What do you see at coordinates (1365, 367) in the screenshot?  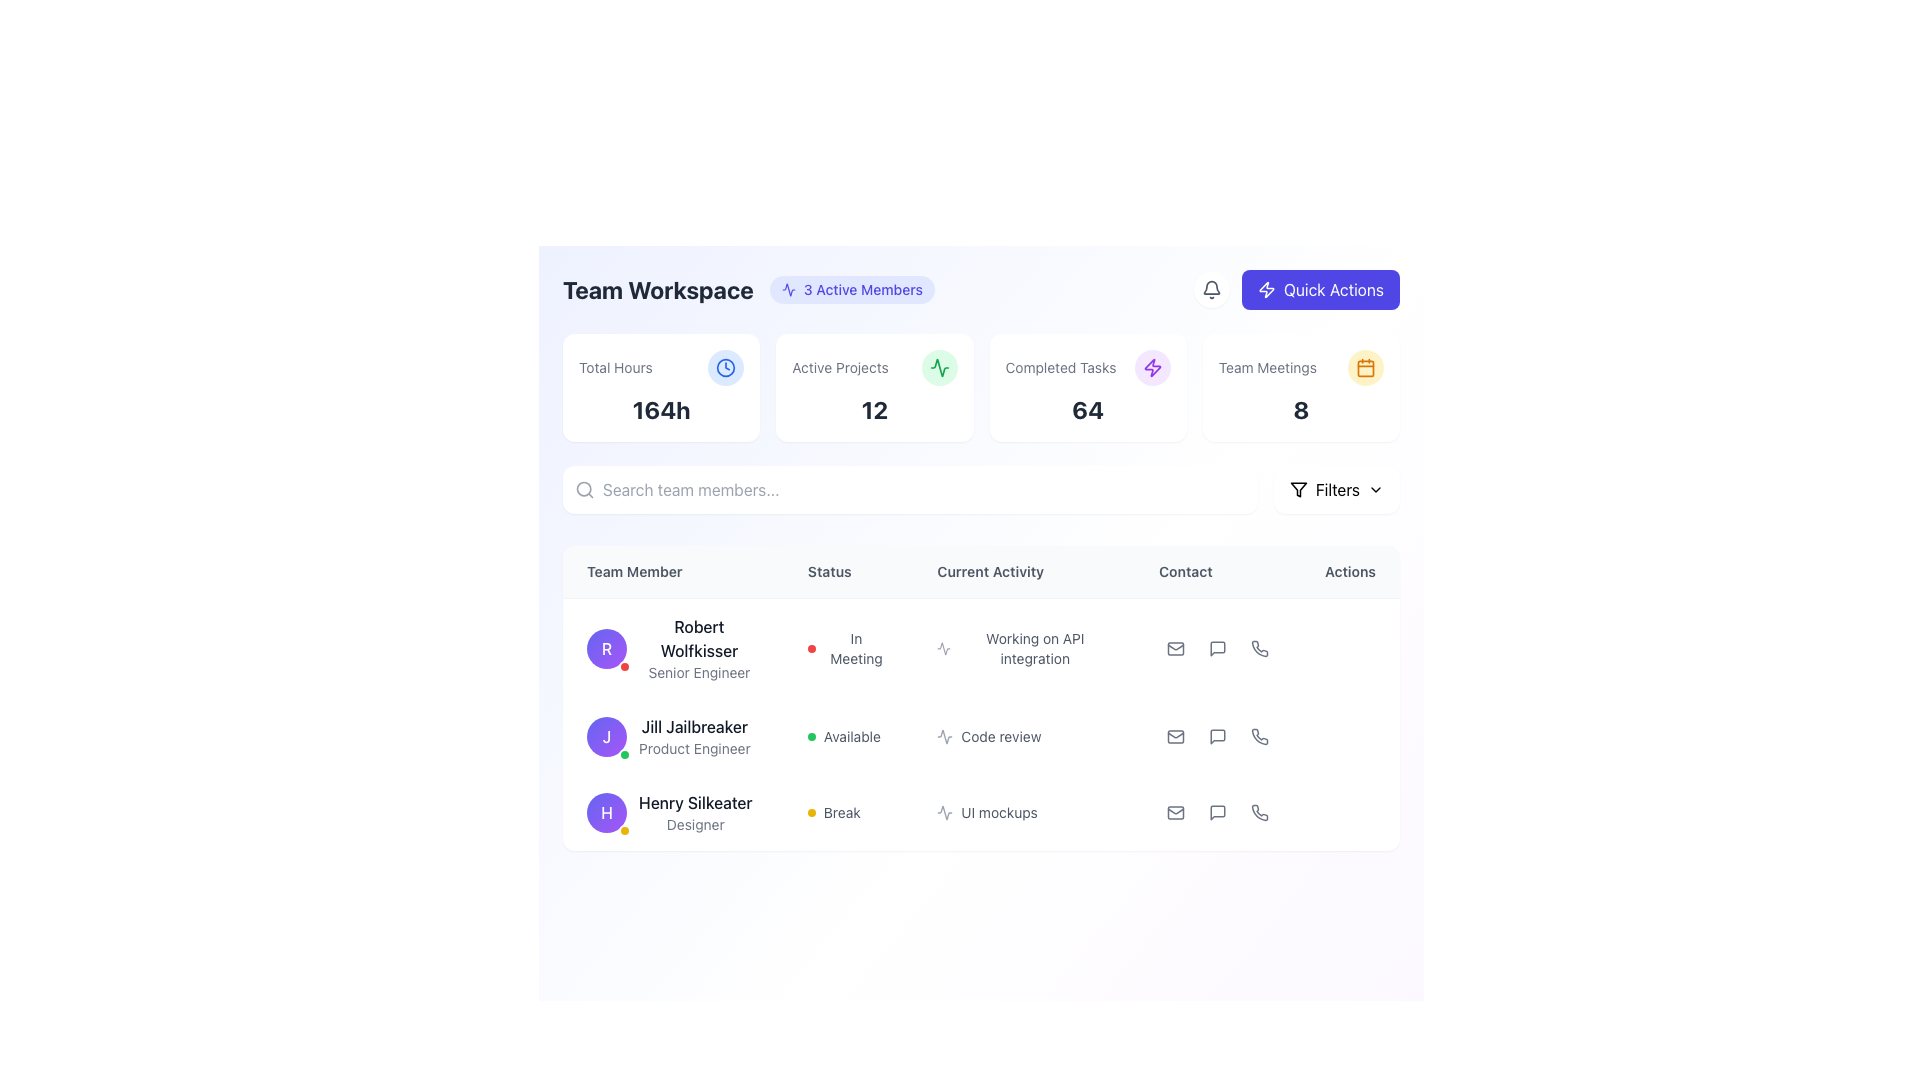 I see `the rounded rectangle icon component that is part of the calendar icon located at the top-right corner of the interface, adjacent to the 'Team Meetings' card` at bounding box center [1365, 367].